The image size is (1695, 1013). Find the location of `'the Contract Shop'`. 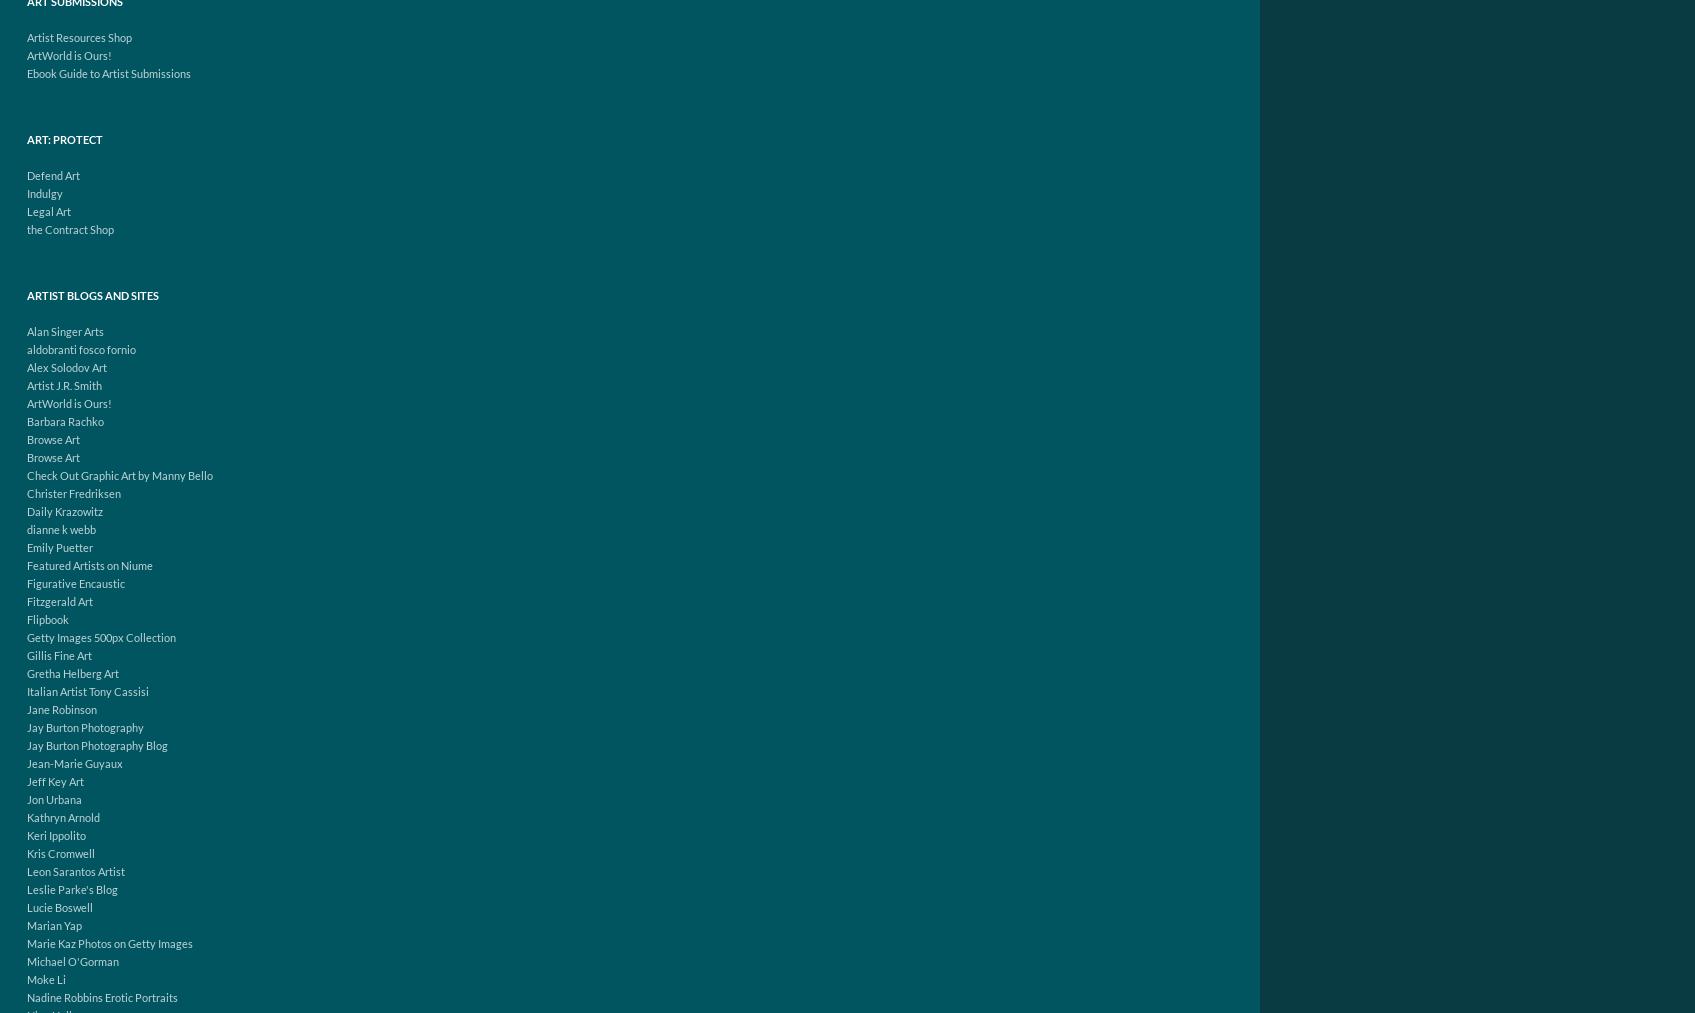

'the Contract Shop' is located at coordinates (69, 228).